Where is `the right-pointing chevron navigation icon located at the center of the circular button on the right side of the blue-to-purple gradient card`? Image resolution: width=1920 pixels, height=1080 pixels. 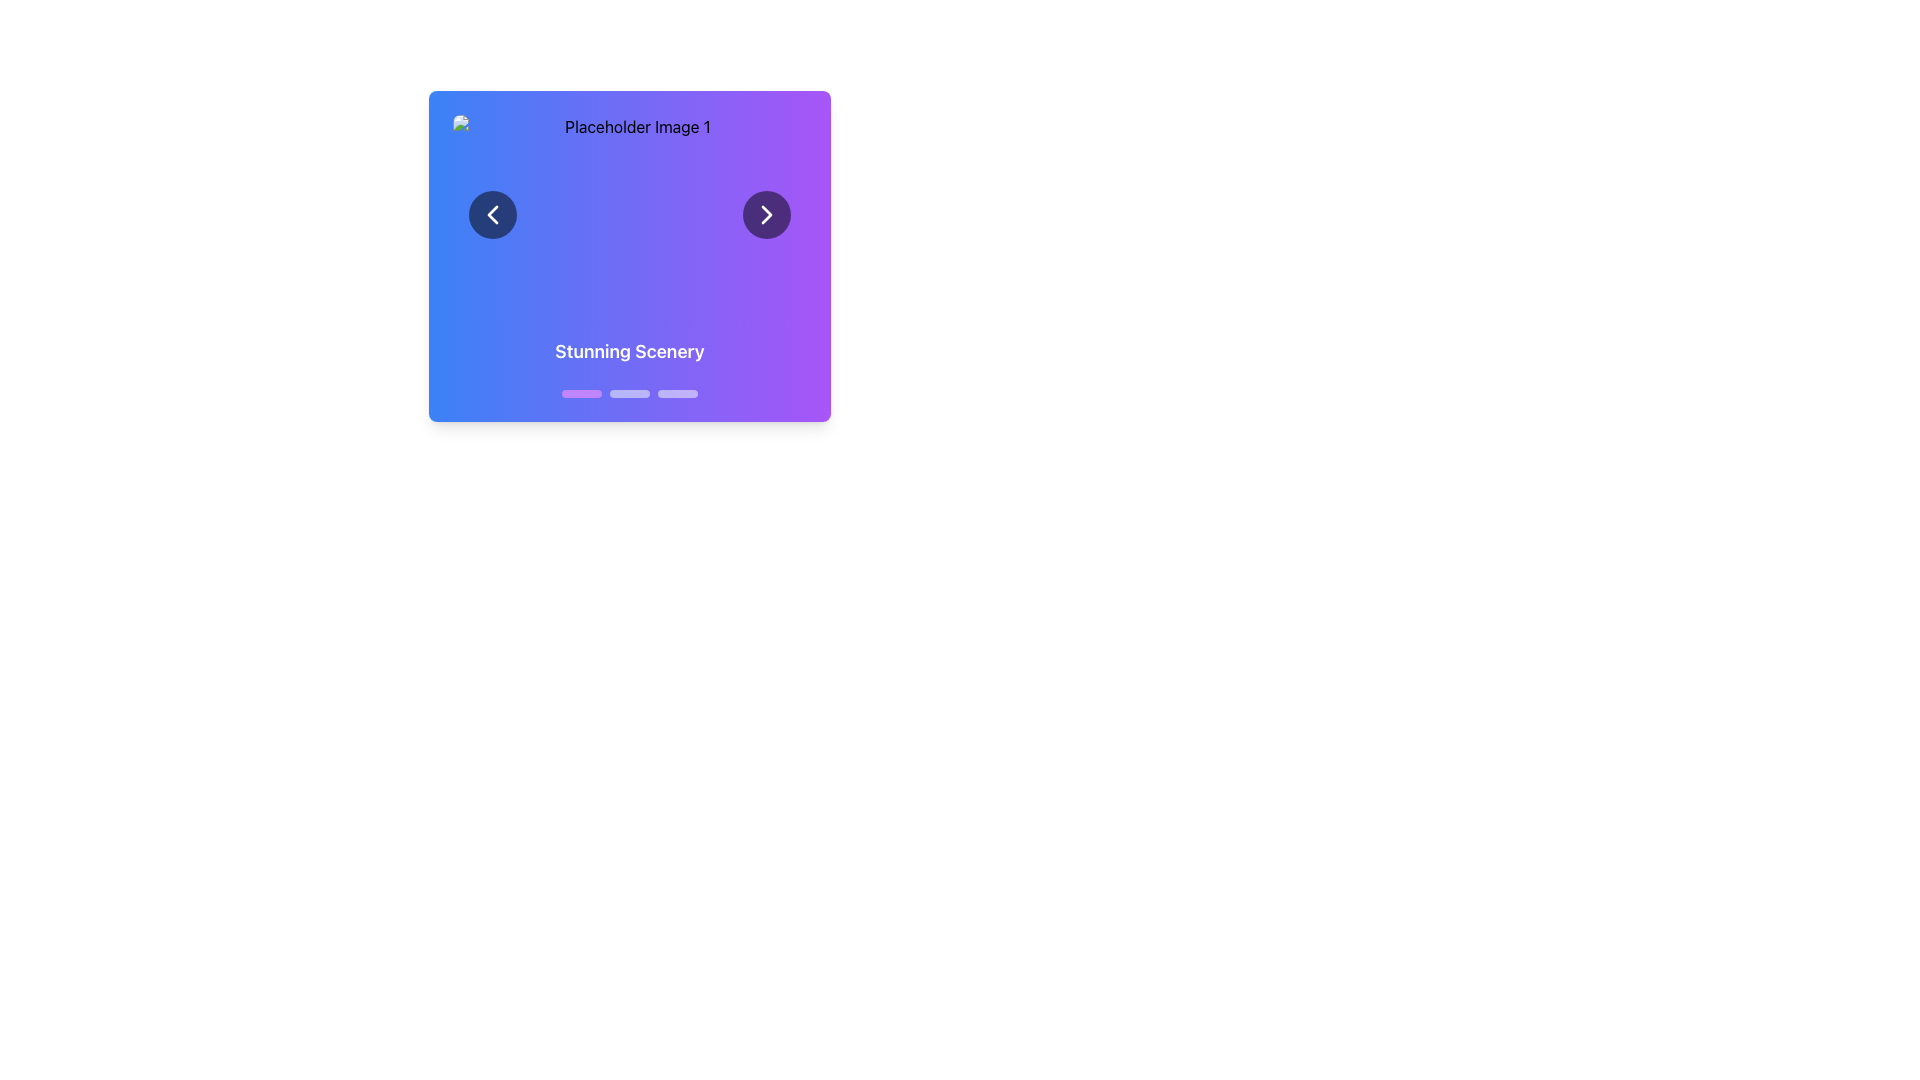 the right-pointing chevron navigation icon located at the center of the circular button on the right side of the blue-to-purple gradient card is located at coordinates (766, 213).